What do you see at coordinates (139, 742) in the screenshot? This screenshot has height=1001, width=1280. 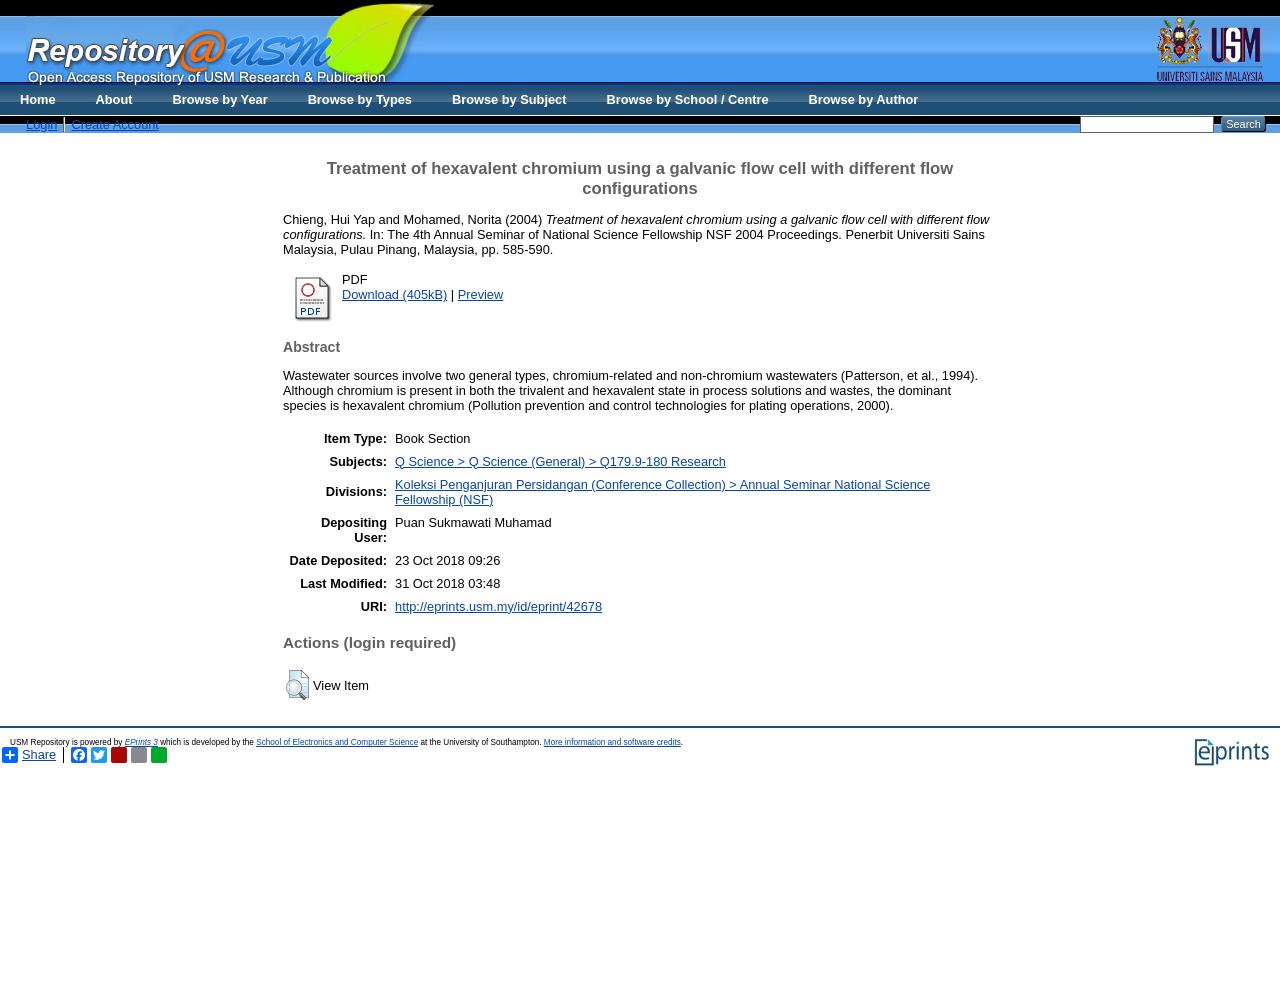 I see `'EPrints 3'` at bounding box center [139, 742].